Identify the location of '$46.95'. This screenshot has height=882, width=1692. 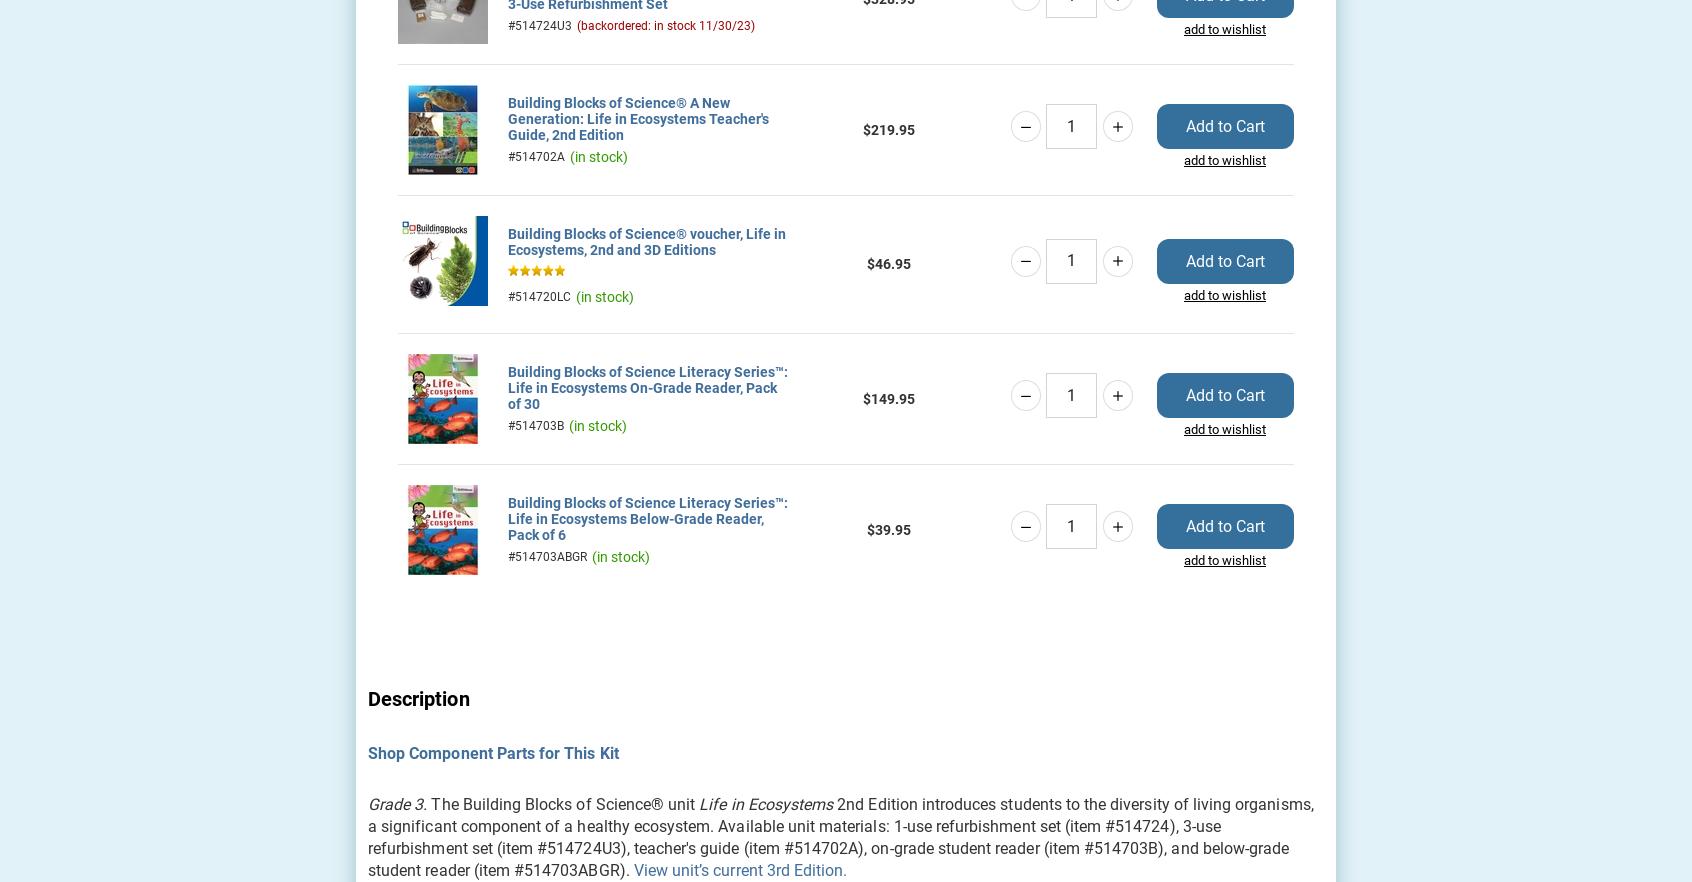
(887, 263).